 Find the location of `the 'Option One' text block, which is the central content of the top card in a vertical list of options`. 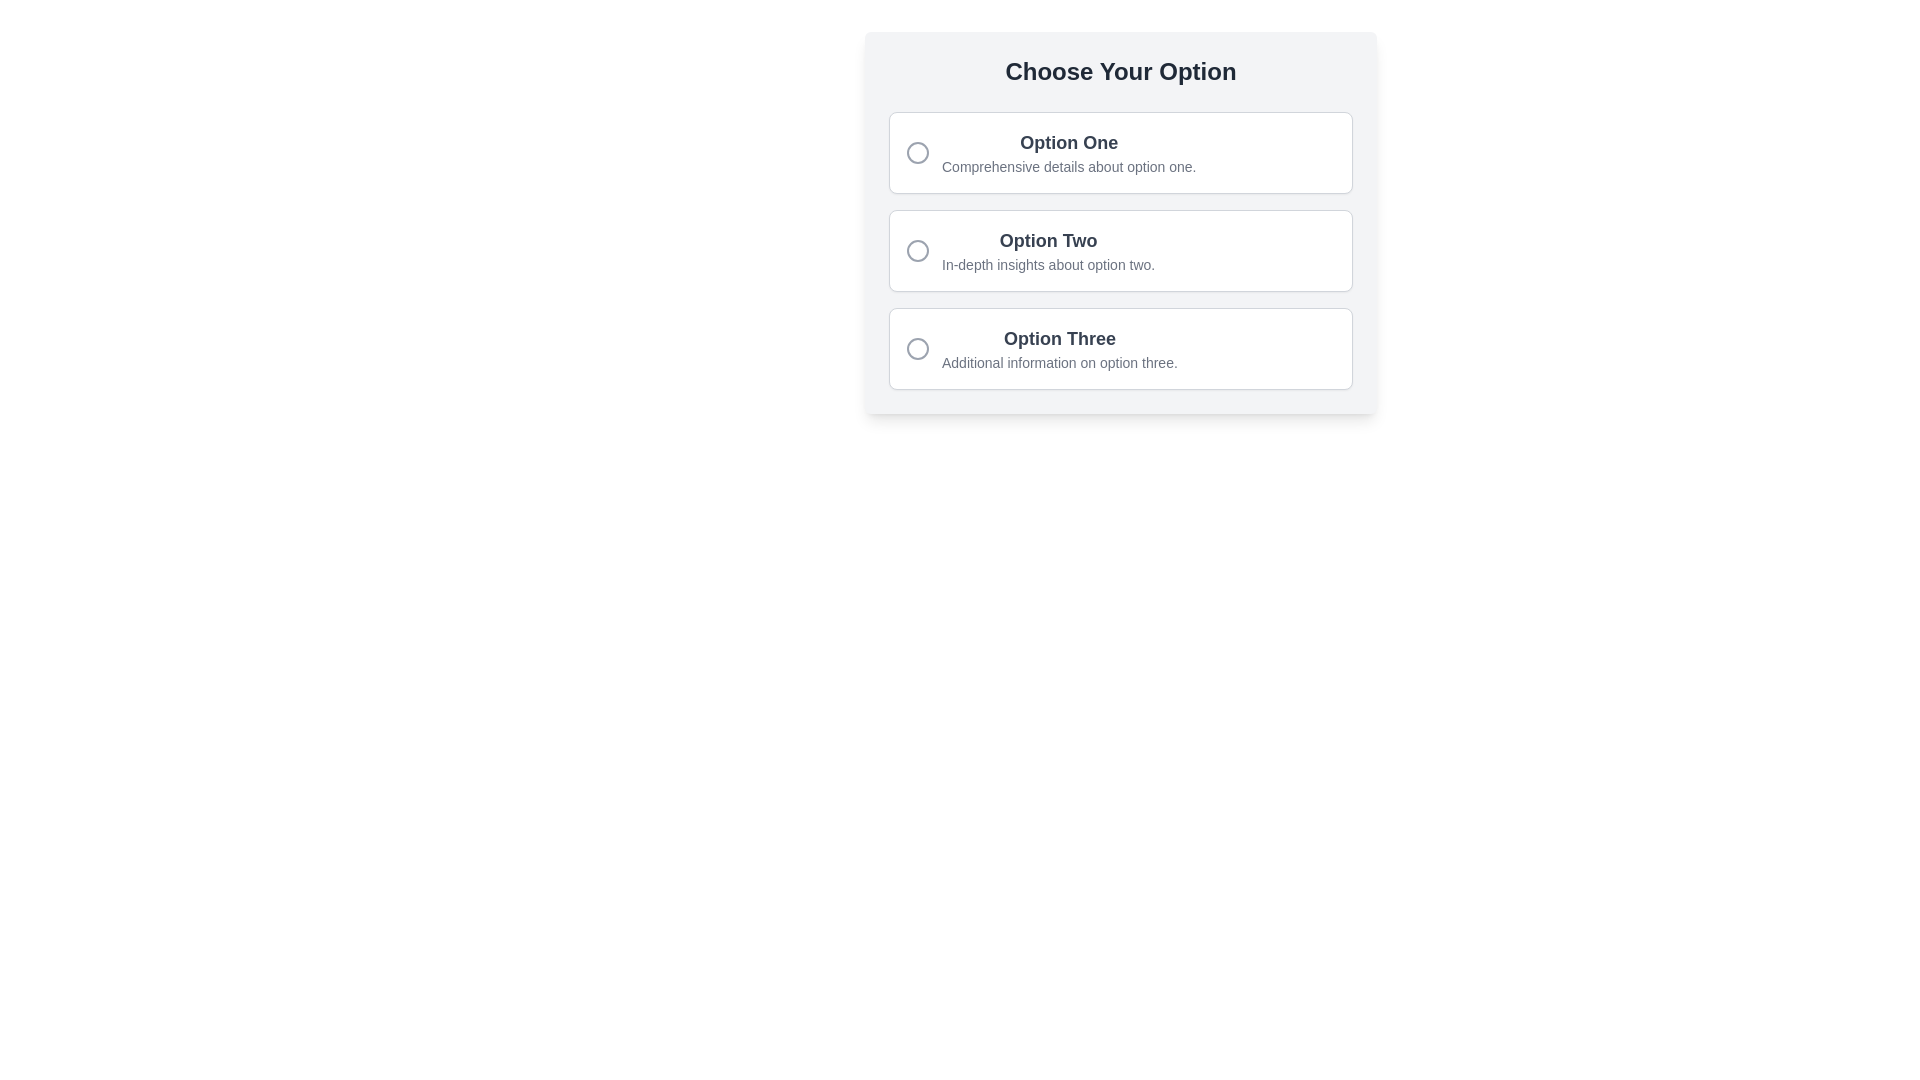

the 'Option One' text block, which is the central content of the top card in a vertical list of options is located at coordinates (1068, 152).